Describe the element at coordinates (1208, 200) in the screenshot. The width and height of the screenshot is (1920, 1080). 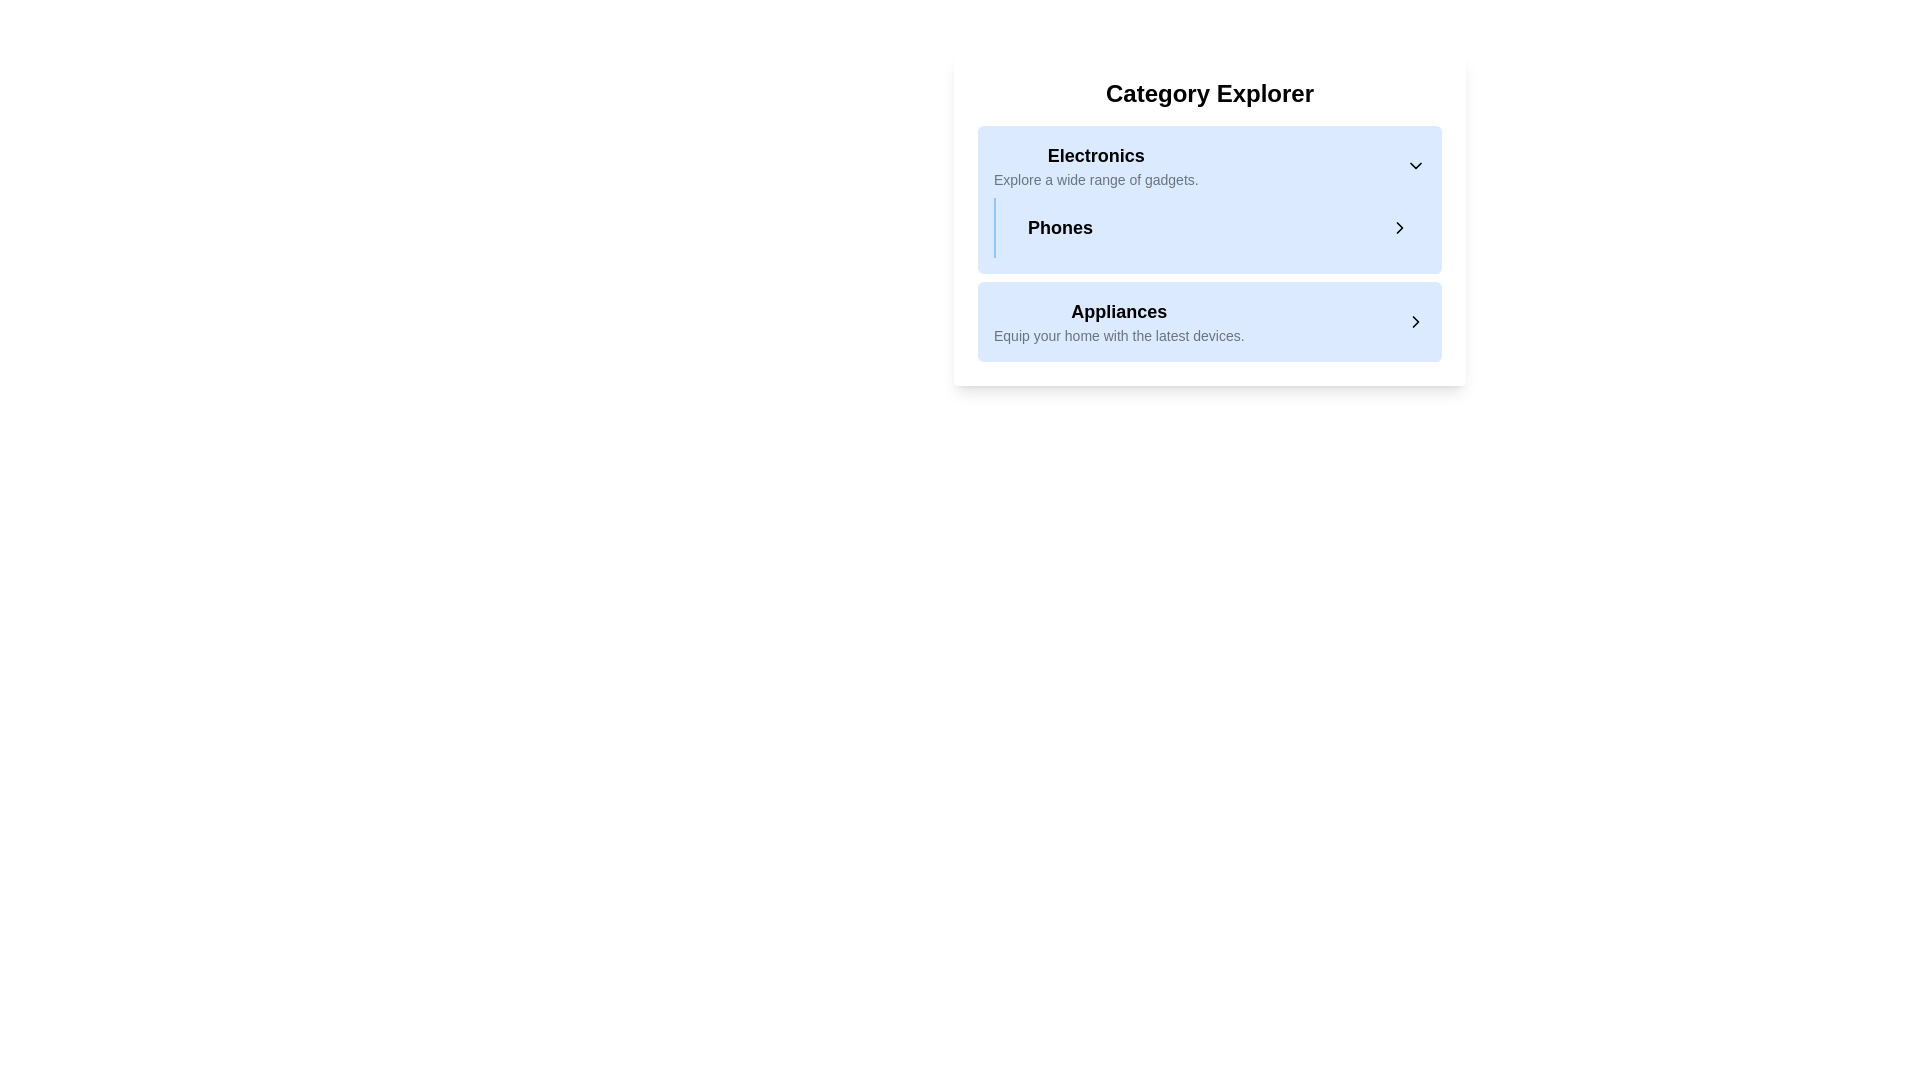
I see `the first collapsible section under 'Category Explorer' that allows exploration of electronics-related categories` at that location.